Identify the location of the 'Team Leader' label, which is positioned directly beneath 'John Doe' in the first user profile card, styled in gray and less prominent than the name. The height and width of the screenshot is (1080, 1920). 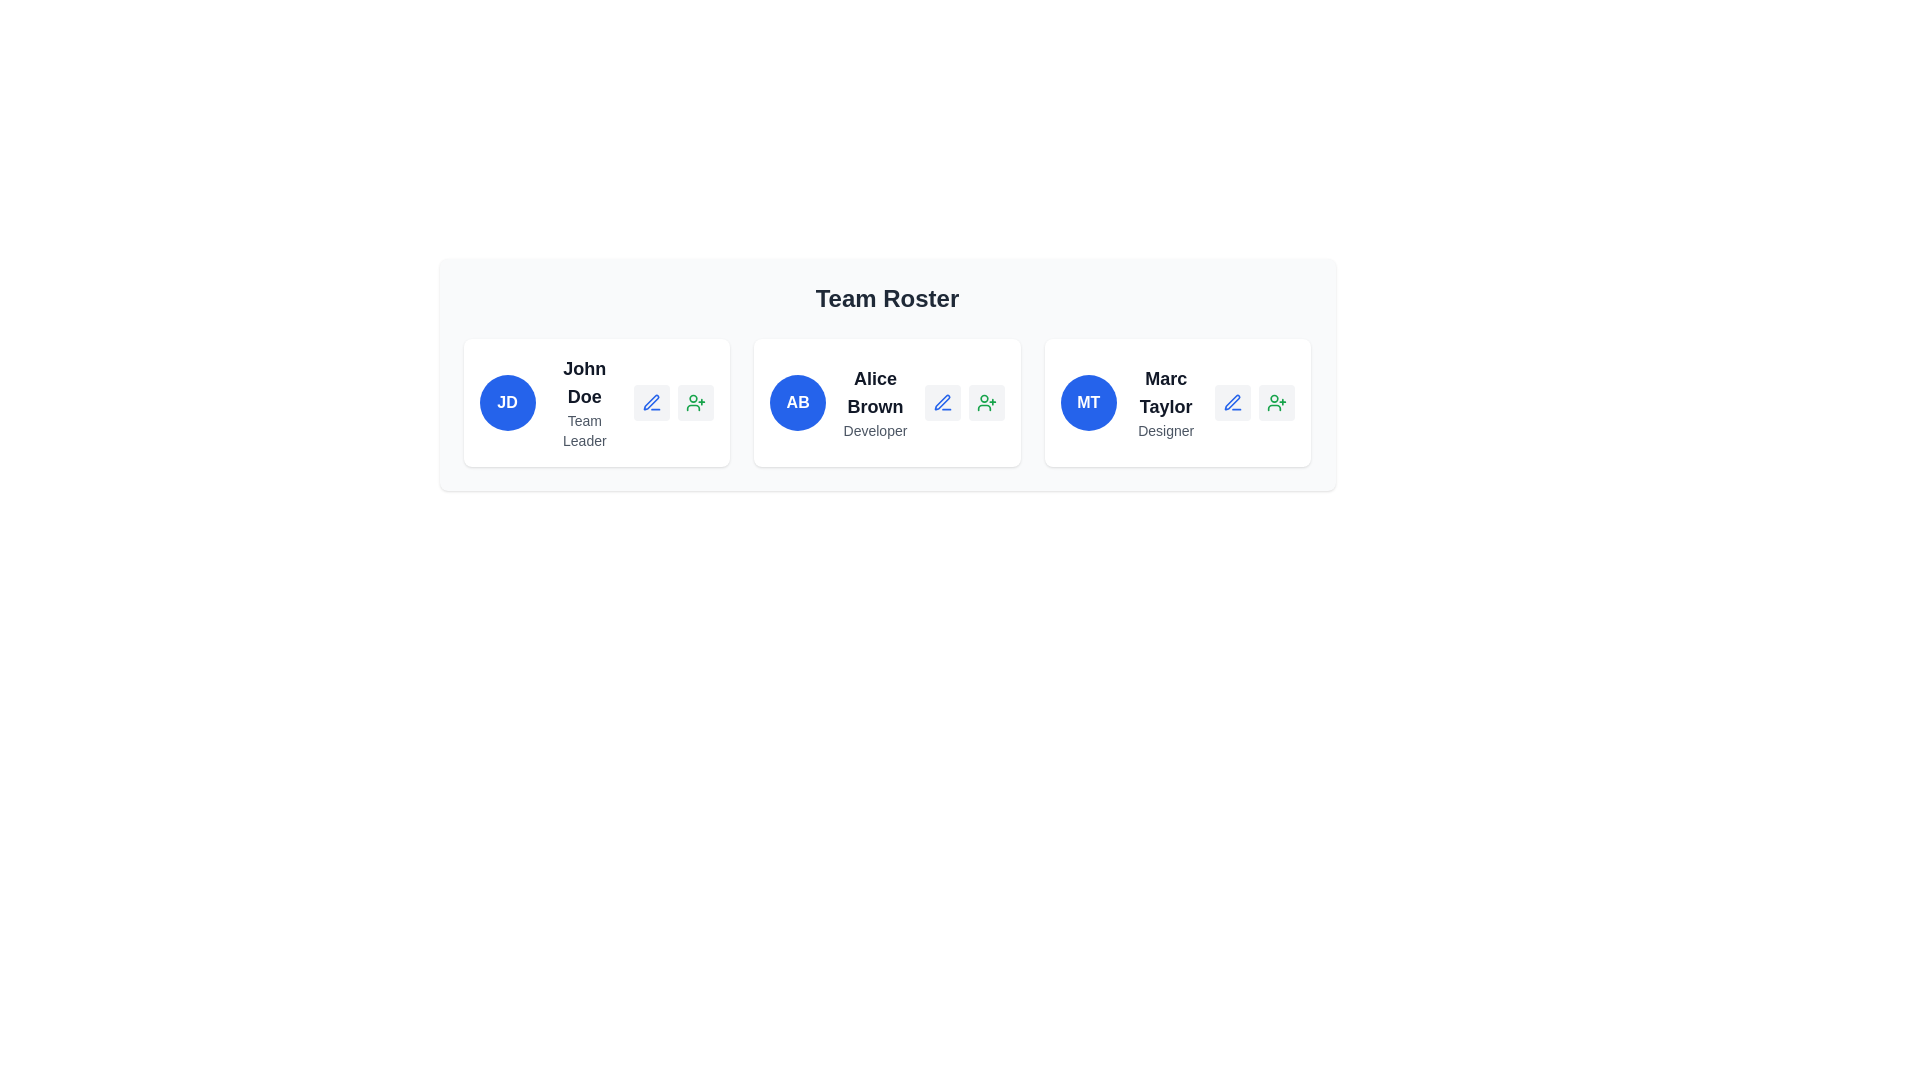
(583, 430).